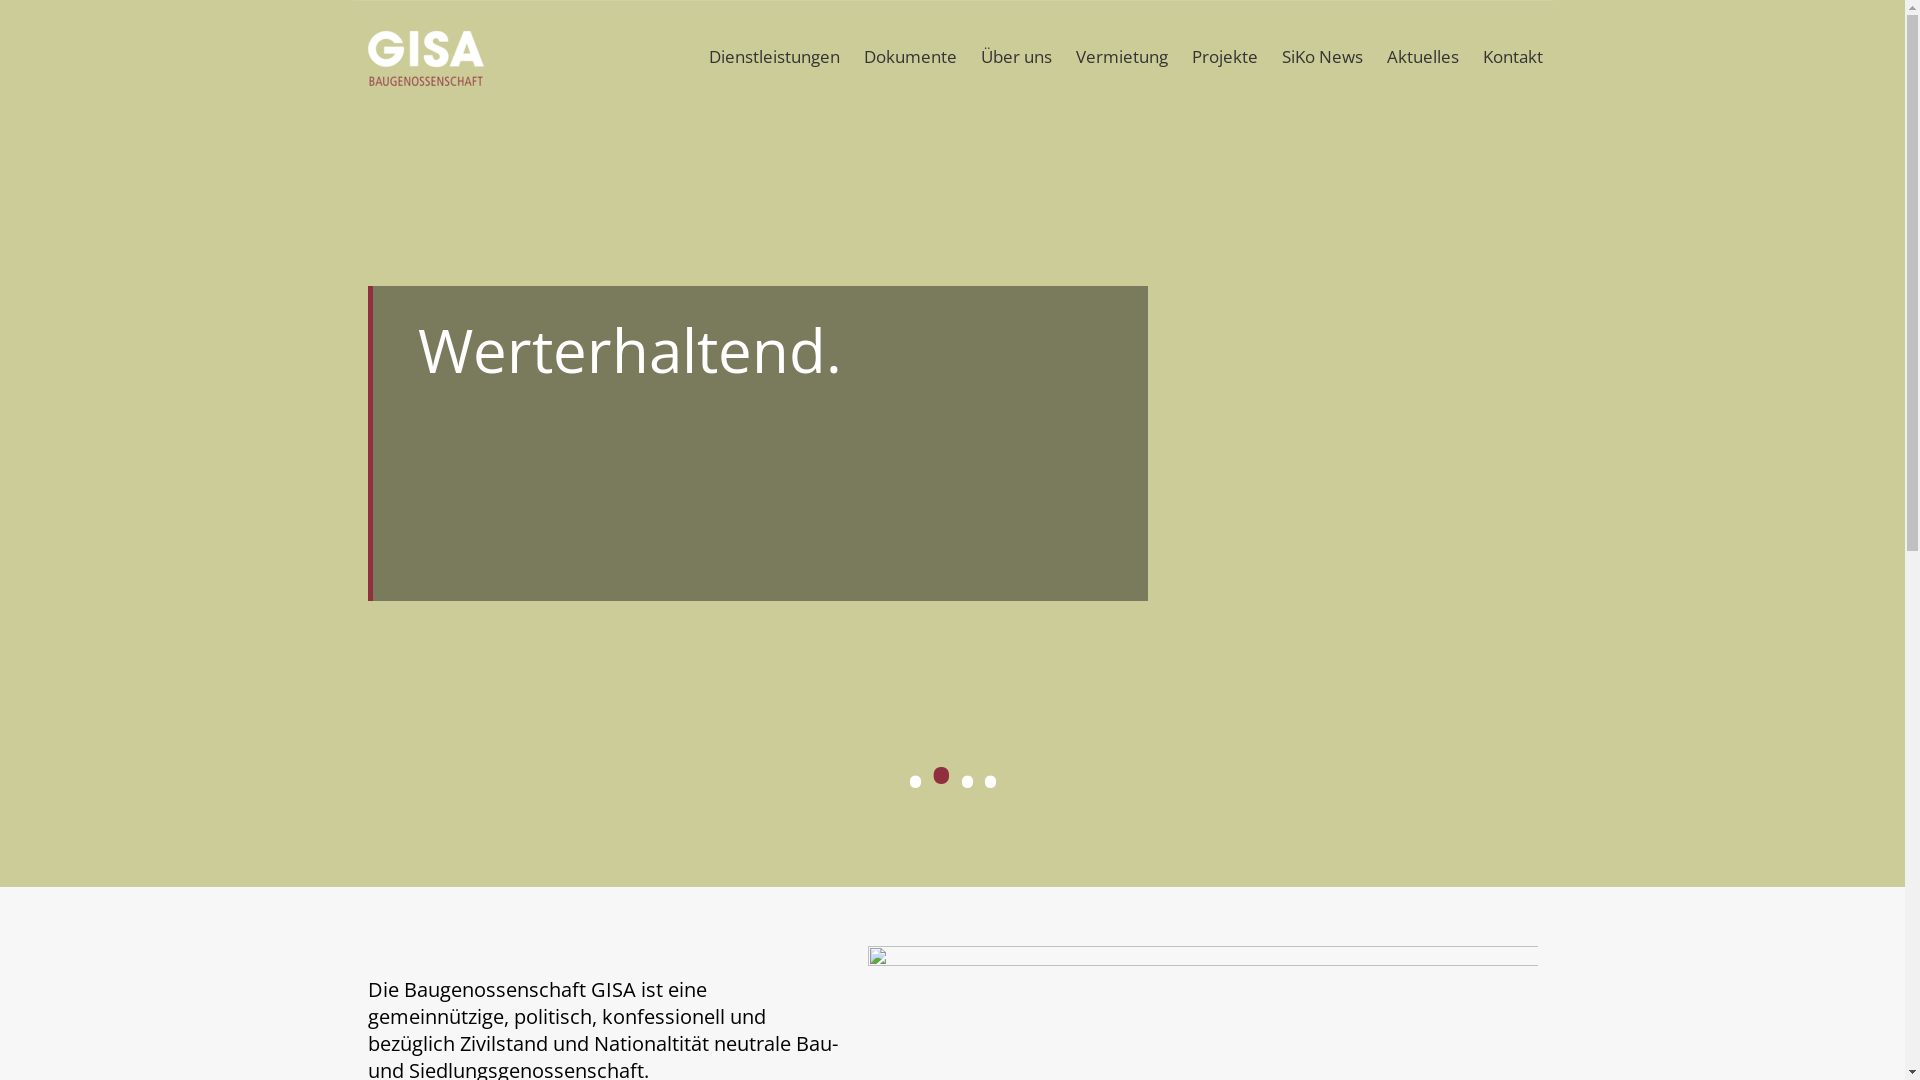 This screenshot has height=1080, width=1920. Describe the element at coordinates (909, 55) in the screenshot. I see `'Dokumente'` at that location.